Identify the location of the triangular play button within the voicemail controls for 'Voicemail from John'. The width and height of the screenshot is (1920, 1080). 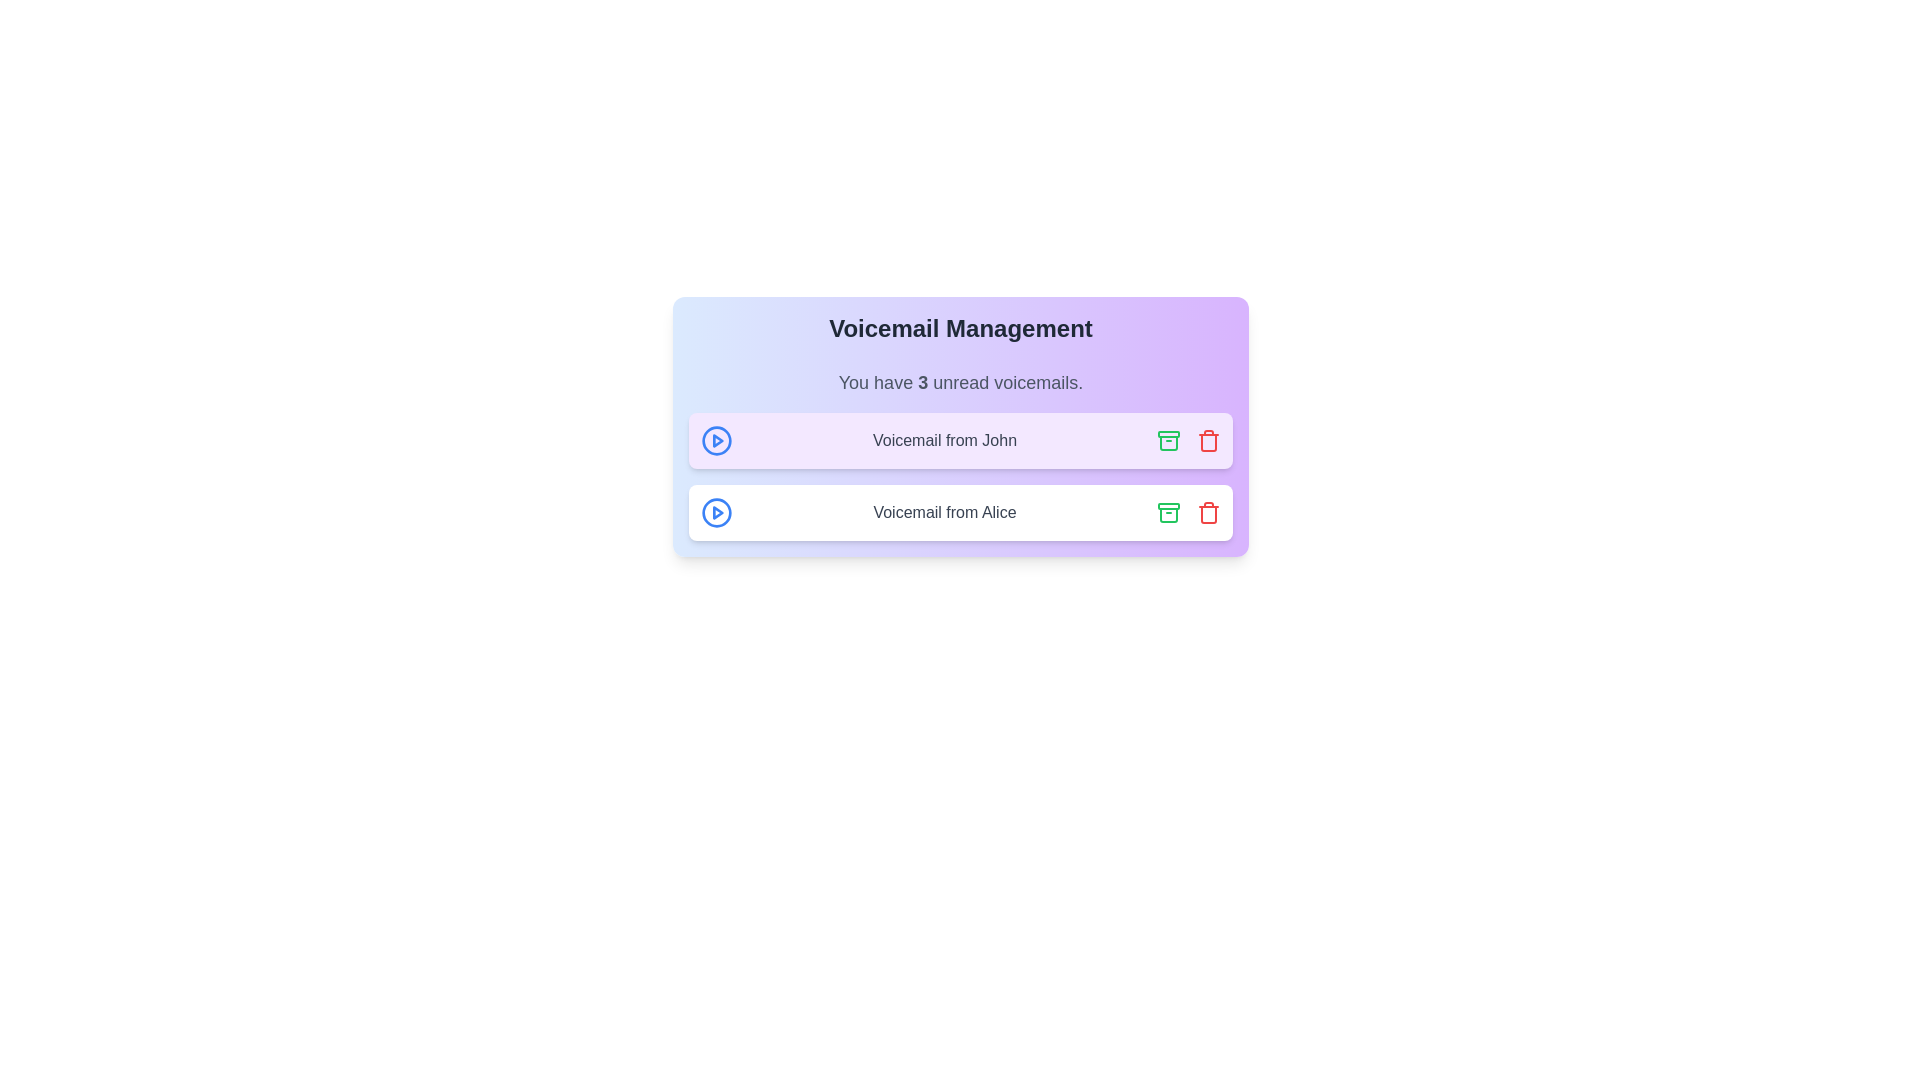
(718, 512).